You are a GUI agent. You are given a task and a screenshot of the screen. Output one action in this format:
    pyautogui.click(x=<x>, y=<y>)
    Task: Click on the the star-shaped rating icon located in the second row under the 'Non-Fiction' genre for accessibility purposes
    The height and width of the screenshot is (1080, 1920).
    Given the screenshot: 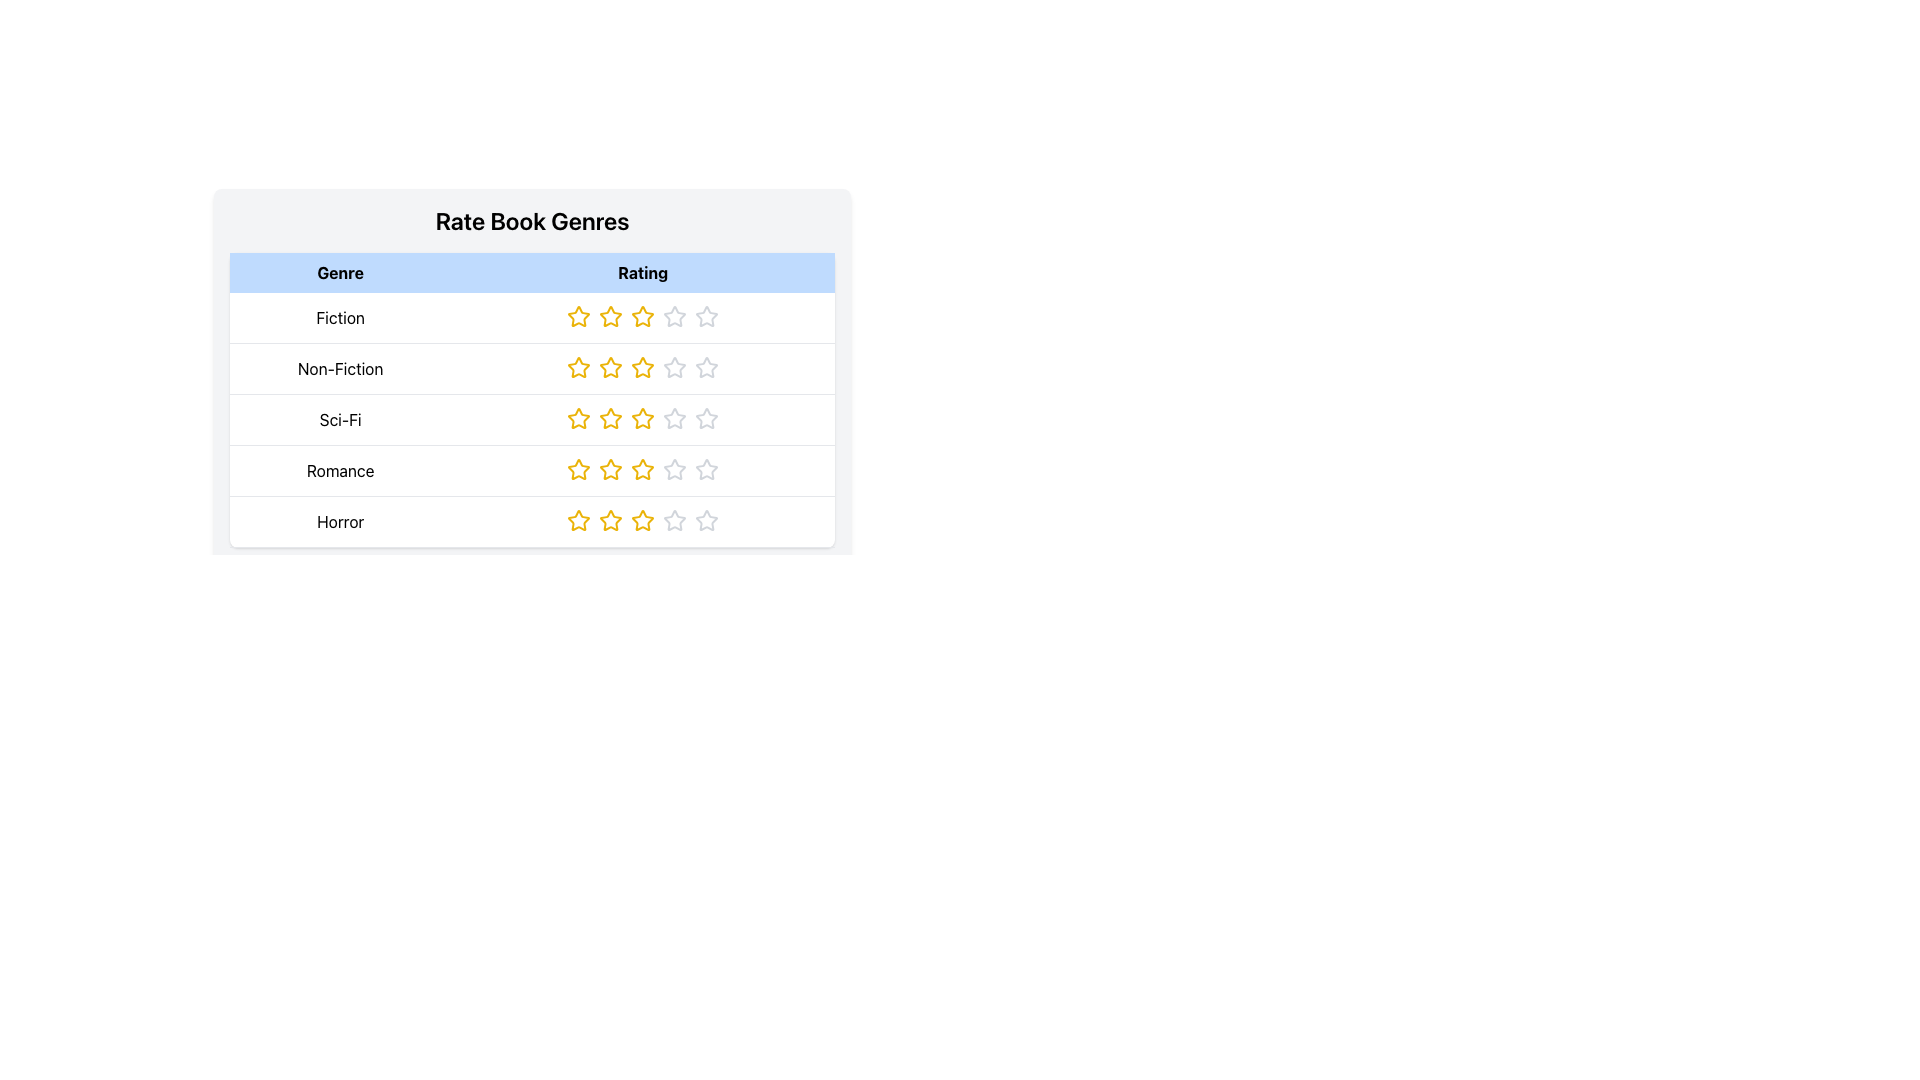 What is the action you would take?
    pyautogui.click(x=578, y=367)
    